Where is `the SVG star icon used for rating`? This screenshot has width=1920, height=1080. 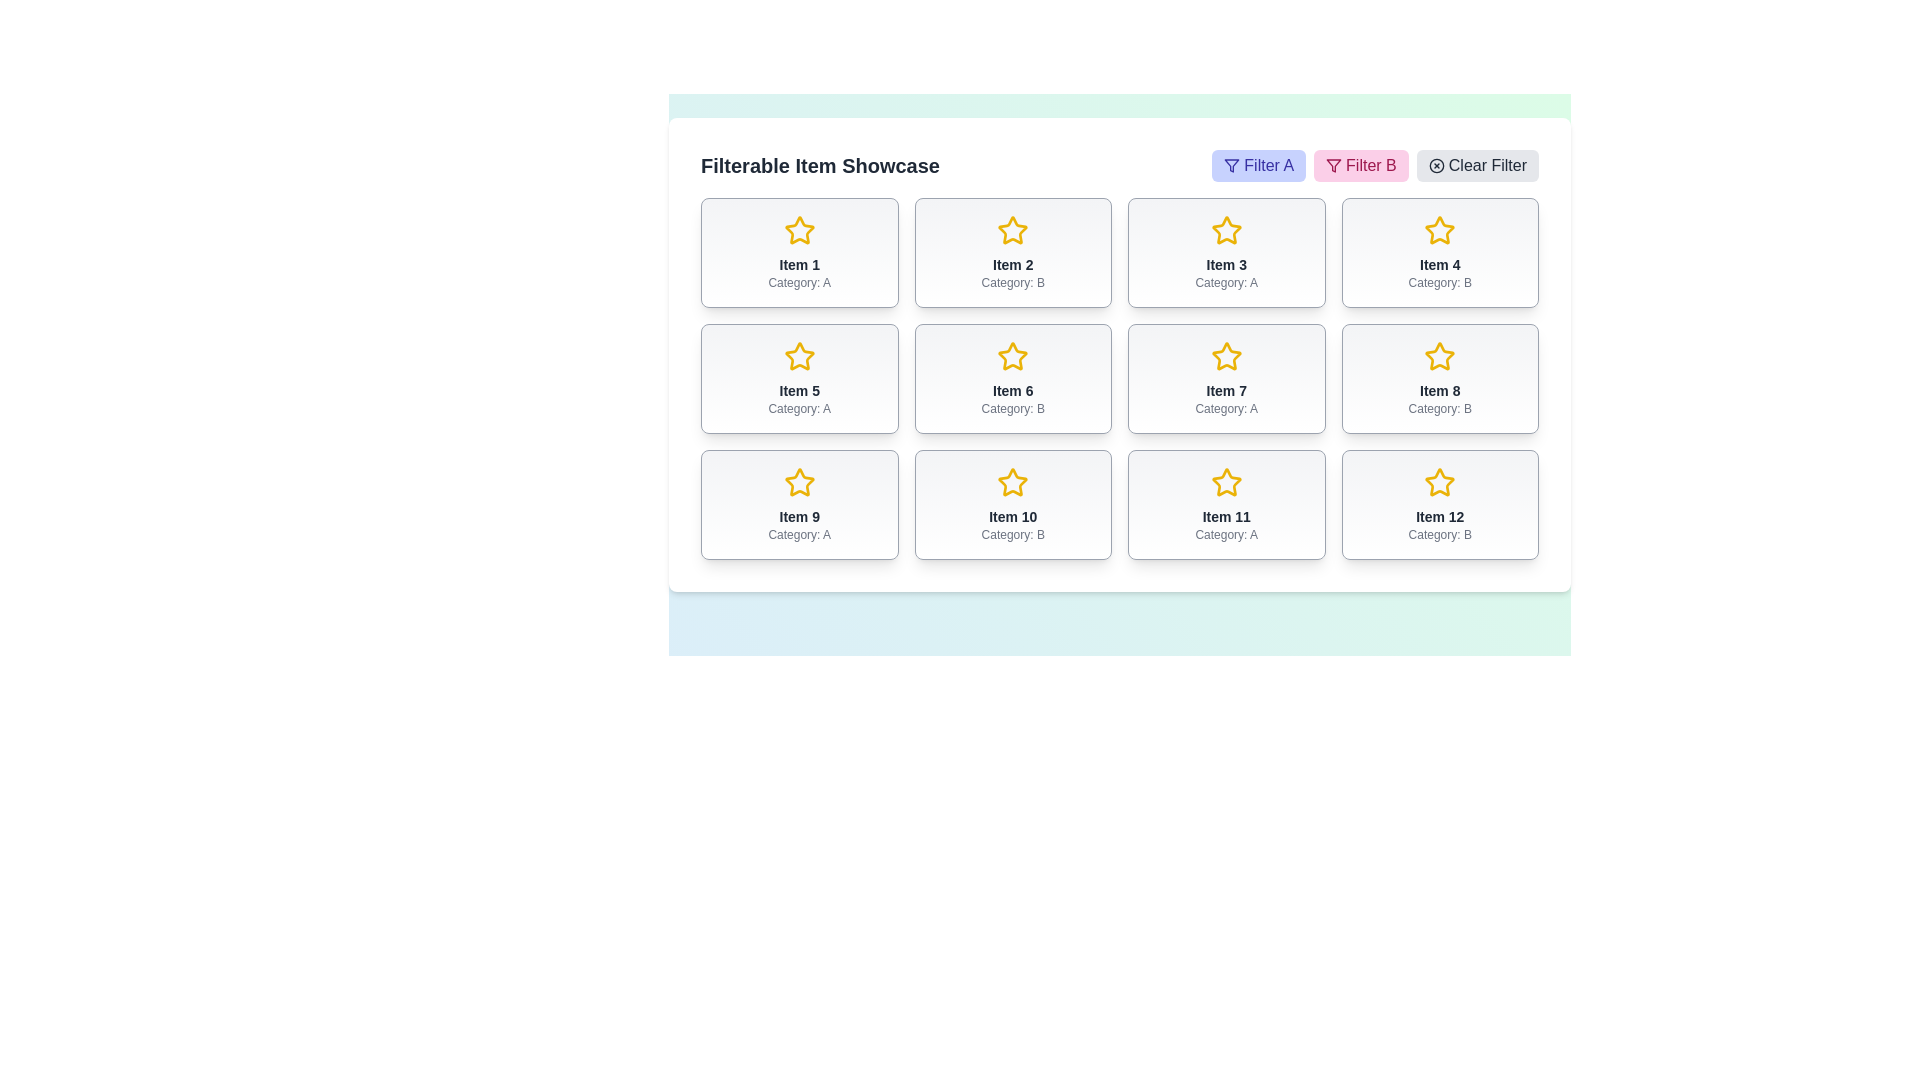
the SVG star icon used for rating is located at coordinates (1013, 229).